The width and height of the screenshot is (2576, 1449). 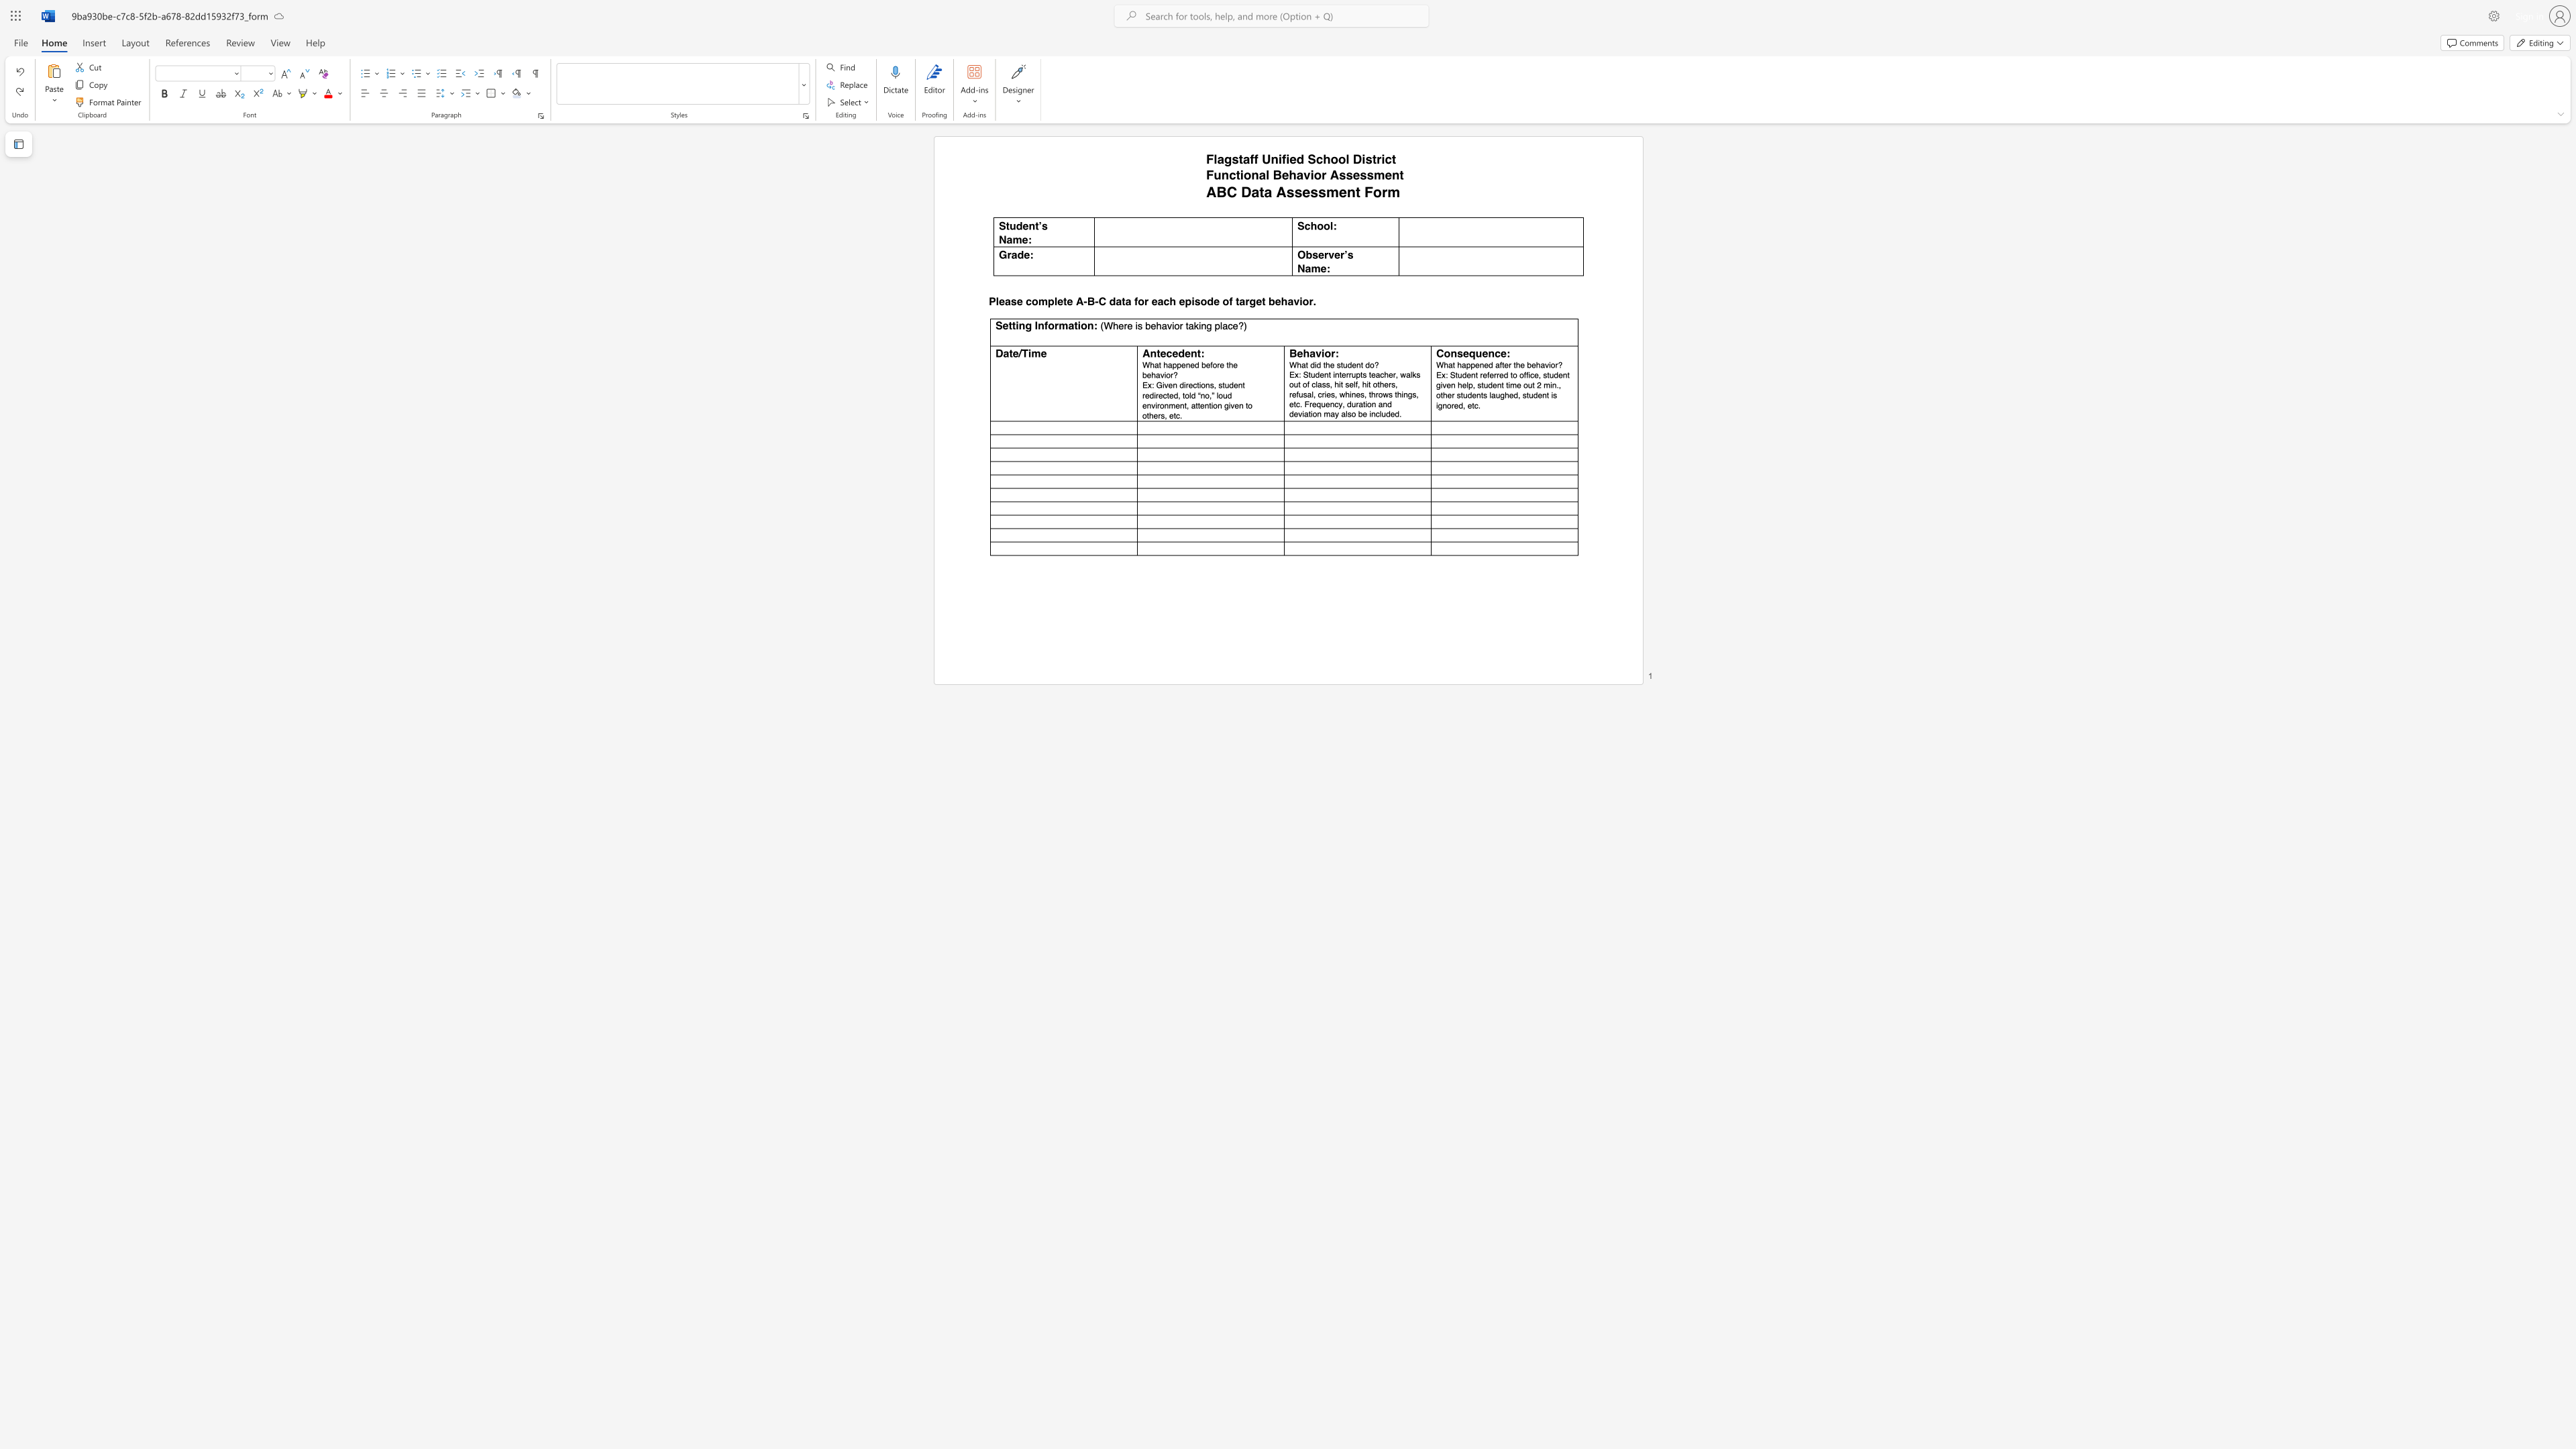 I want to click on the subset text "chool District" within the text "Flagstaff Unified School District", so click(x=1315, y=158).